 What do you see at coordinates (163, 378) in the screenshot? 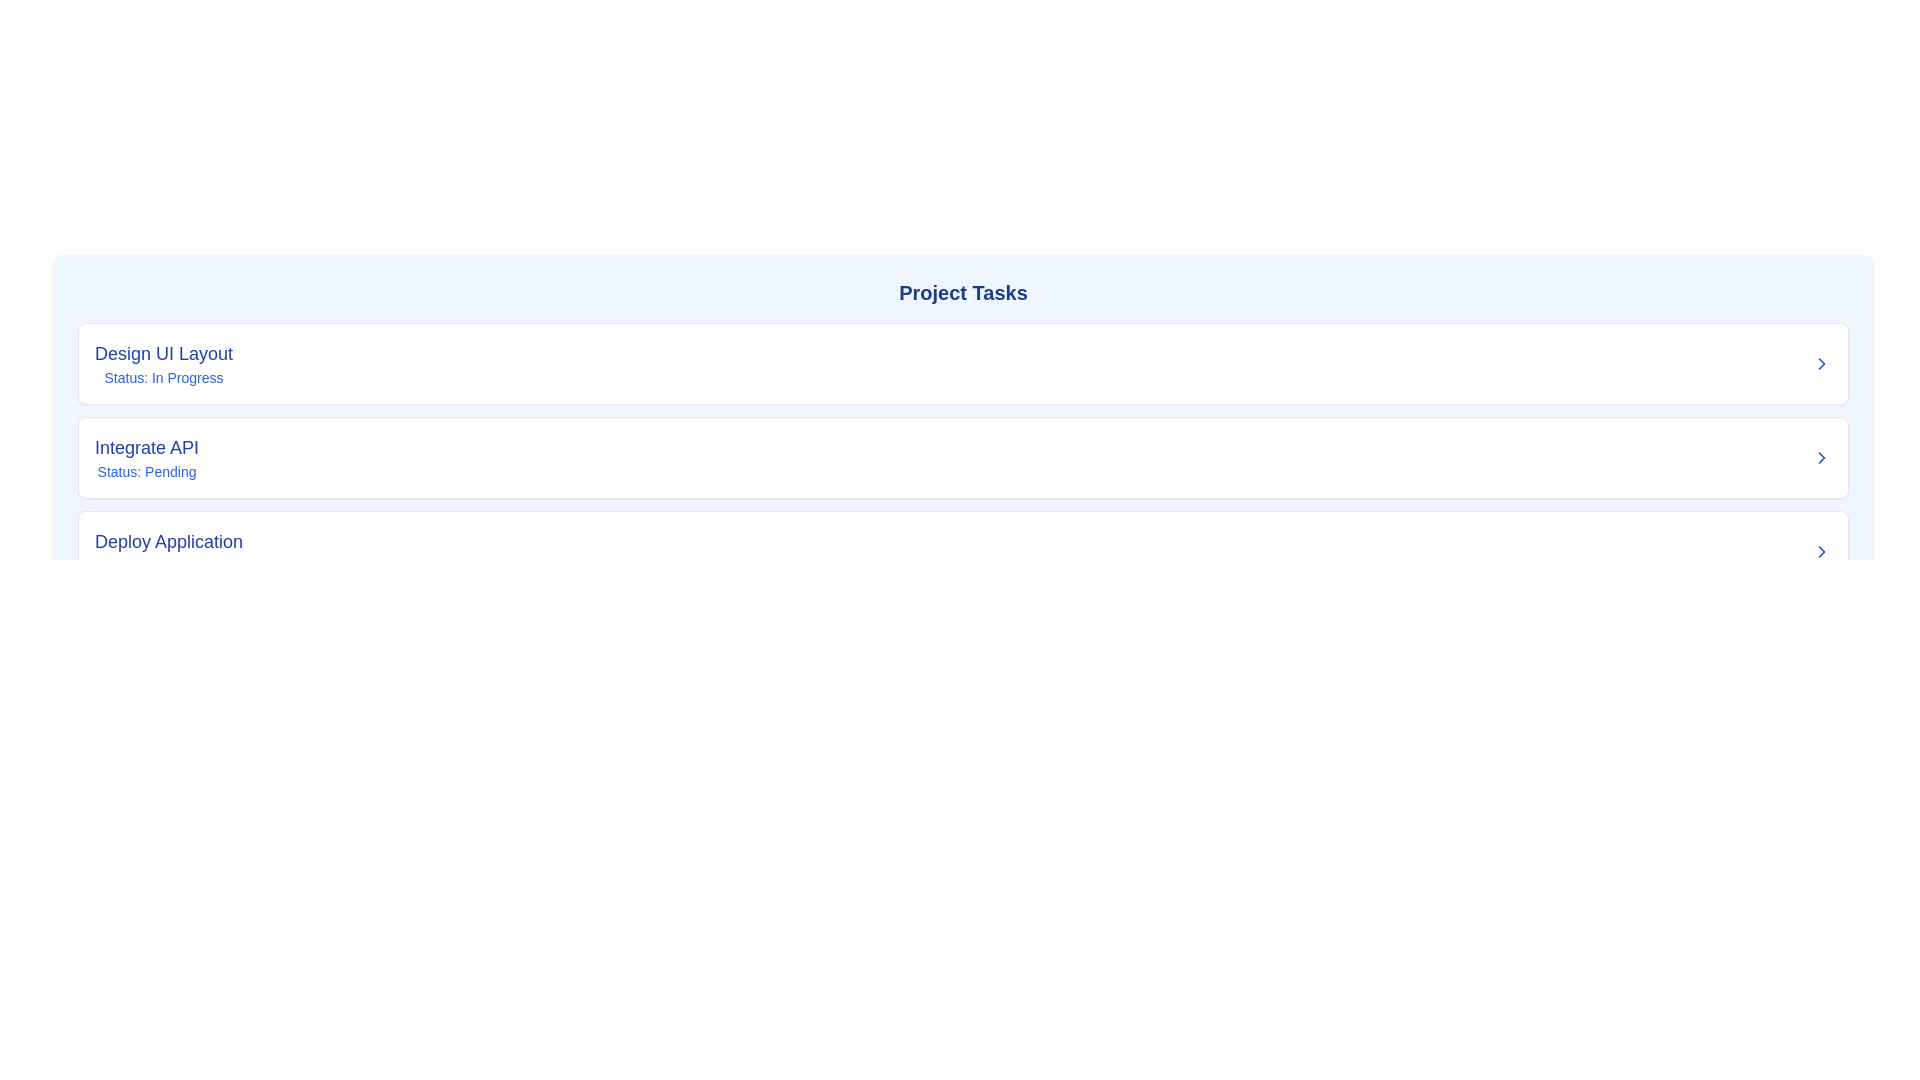
I see `the static Text Label that displays the current status of the task 'Design UI Layout', located centrally within its card layout` at bounding box center [163, 378].